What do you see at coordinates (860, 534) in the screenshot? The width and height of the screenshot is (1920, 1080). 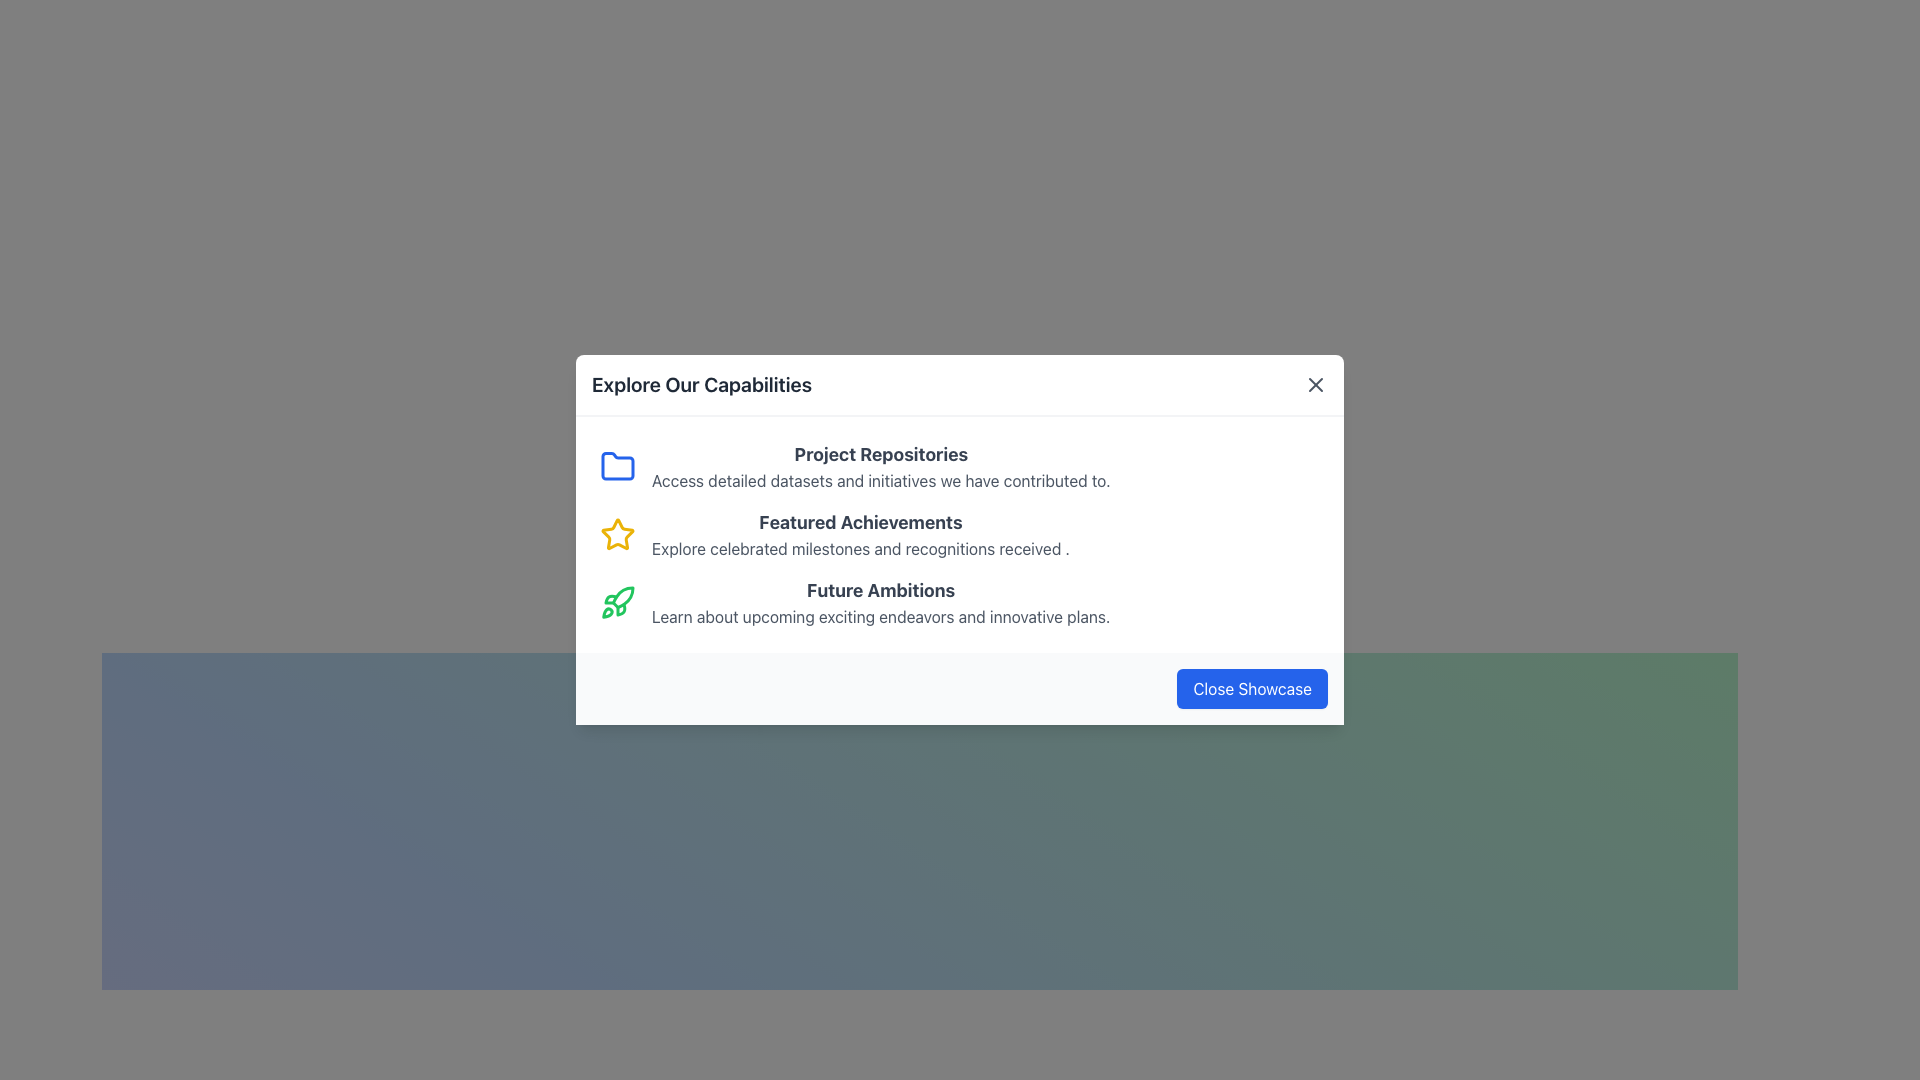 I see `informational text block titled 'Featured Achievements' located in the second row under 'Explore Our Capabilities', positioned between 'Project Repositories' and 'Future Ambitions'` at bounding box center [860, 534].